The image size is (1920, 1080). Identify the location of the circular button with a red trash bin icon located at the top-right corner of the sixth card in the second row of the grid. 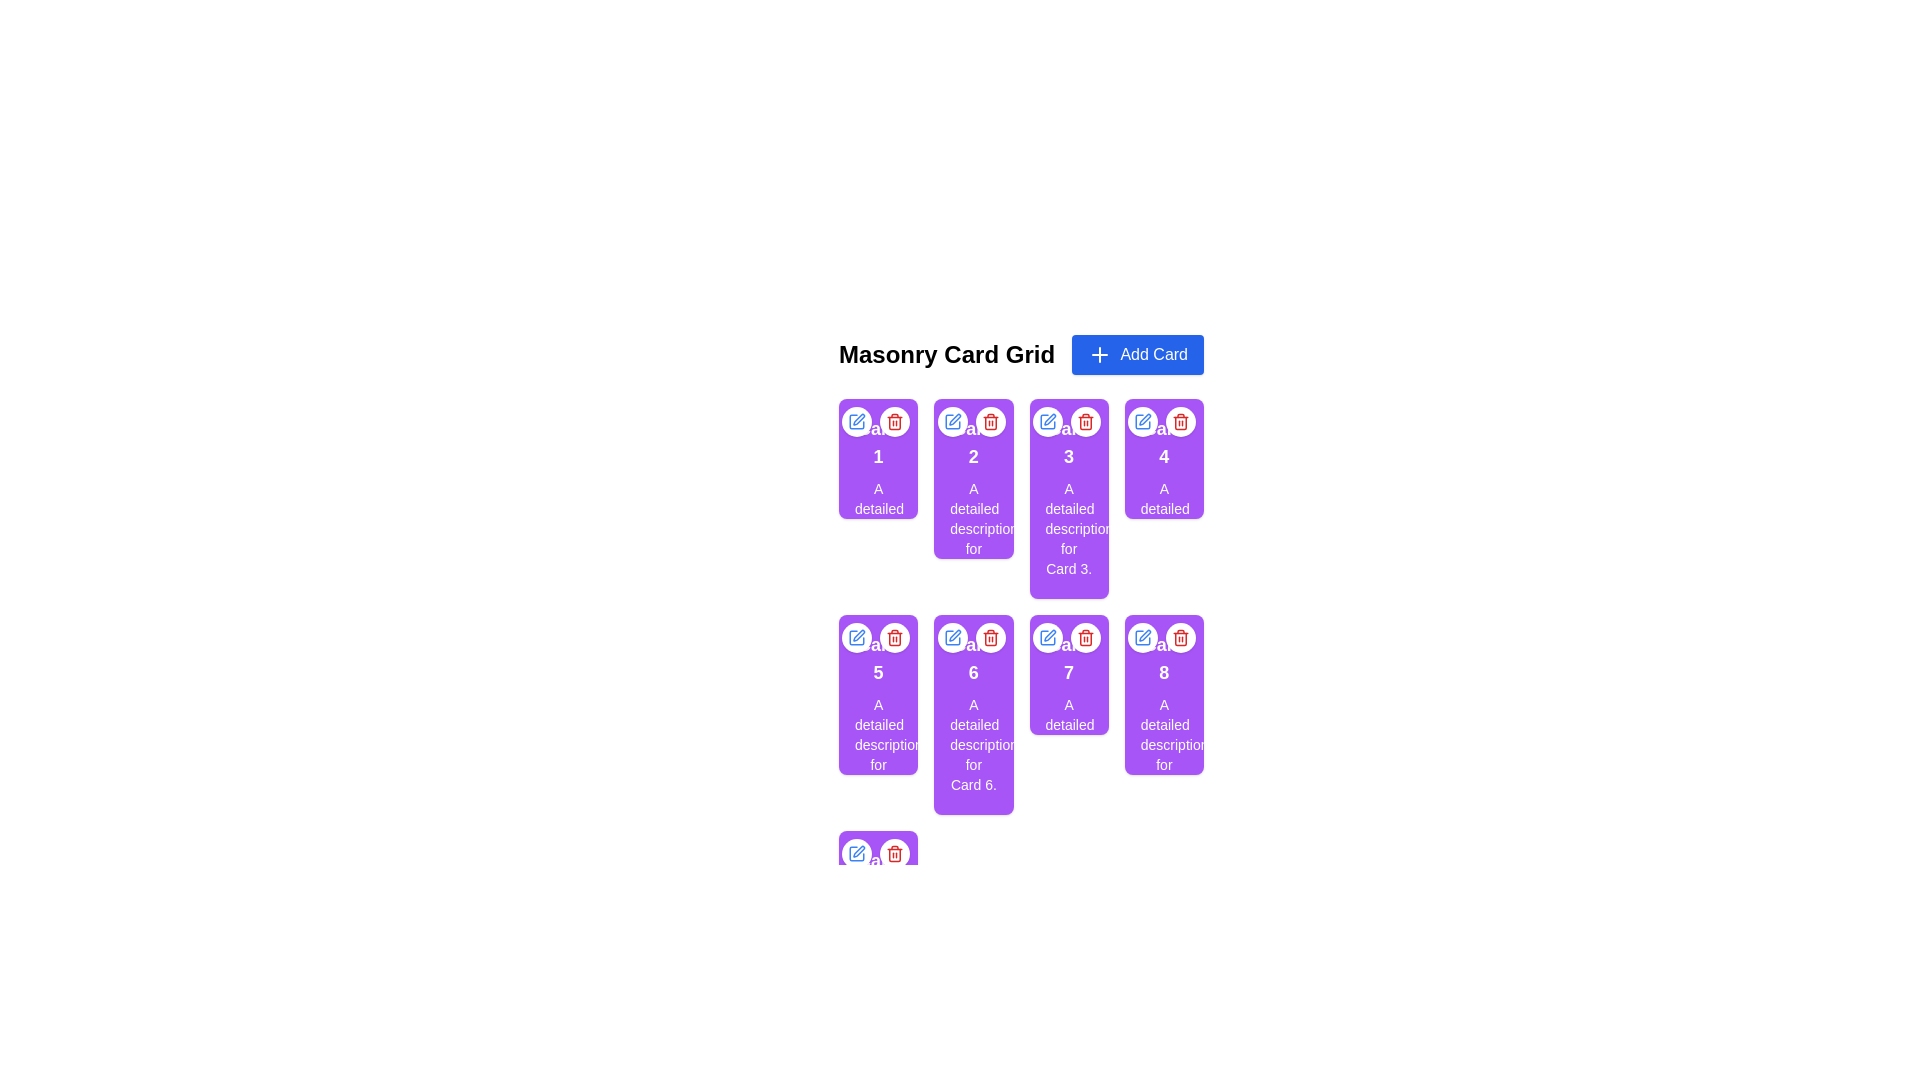
(990, 637).